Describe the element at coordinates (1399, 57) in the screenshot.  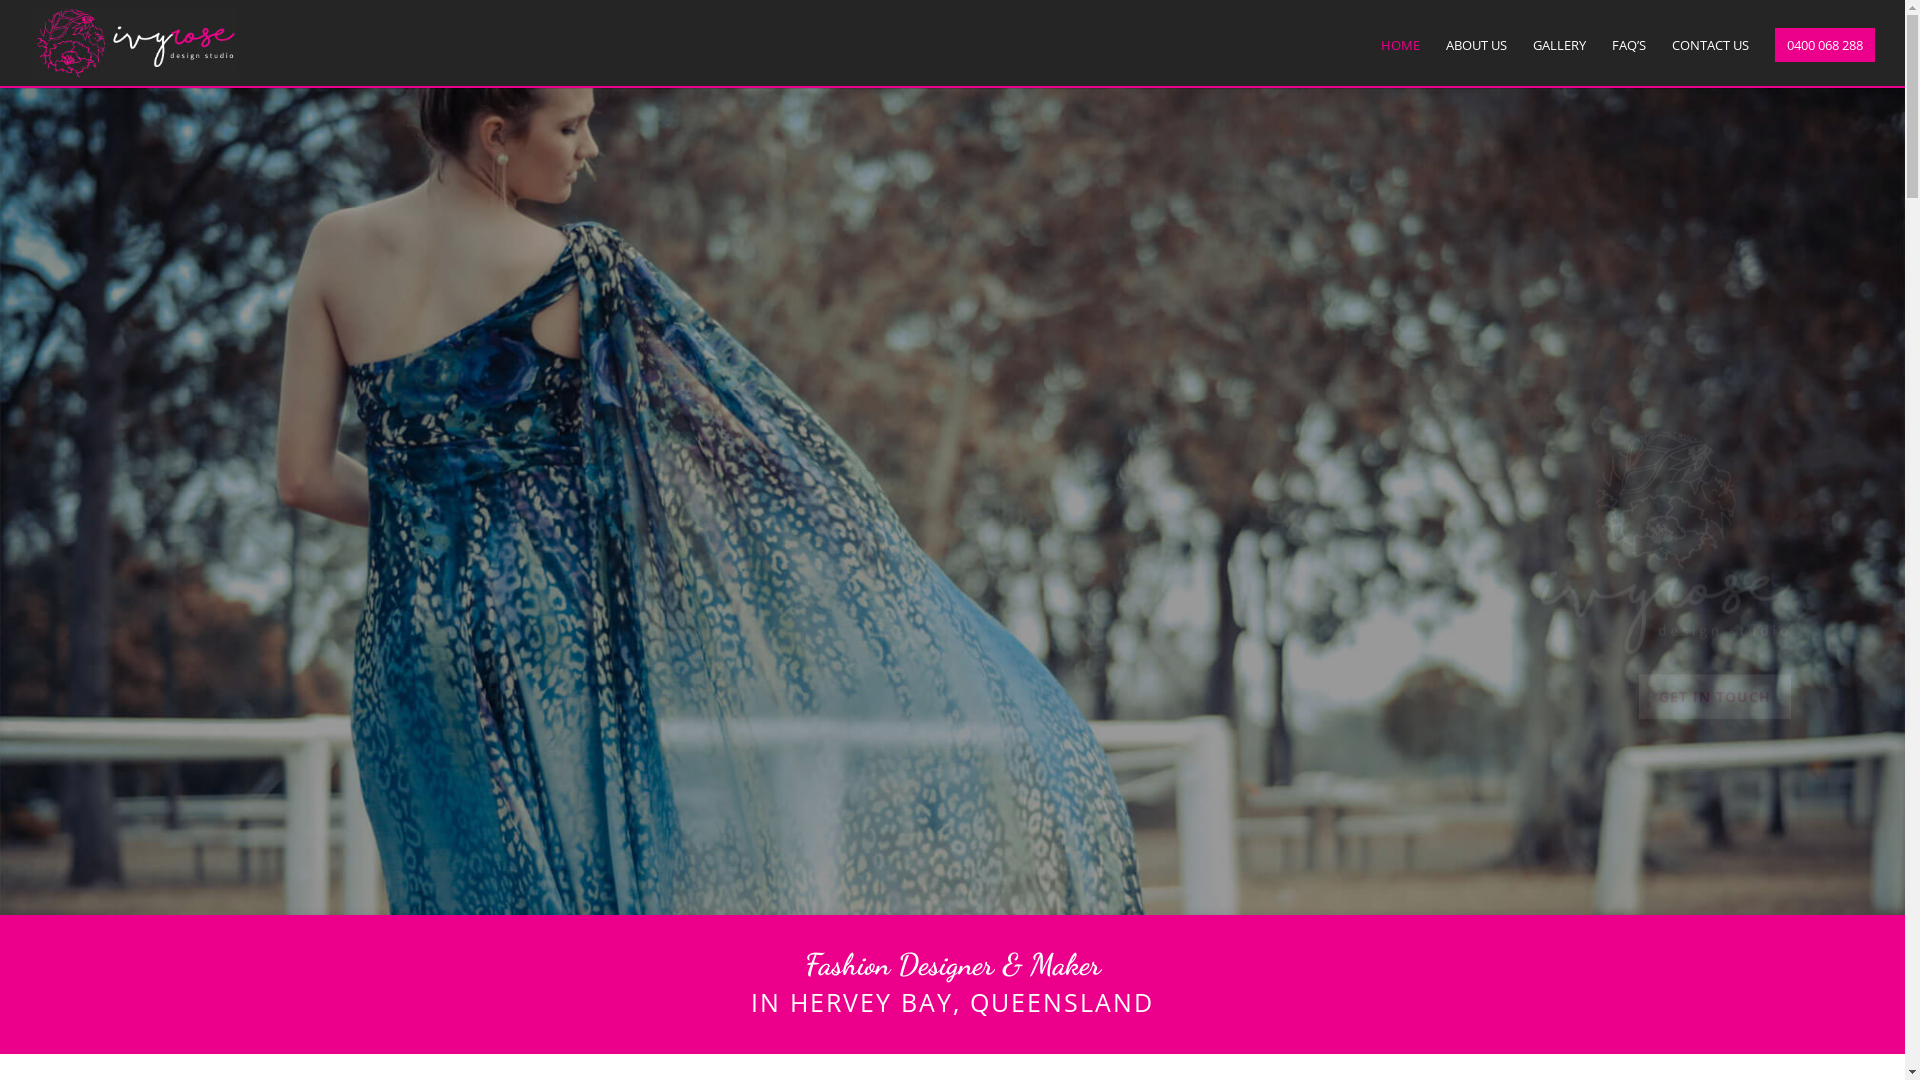
I see `'HOME'` at that location.